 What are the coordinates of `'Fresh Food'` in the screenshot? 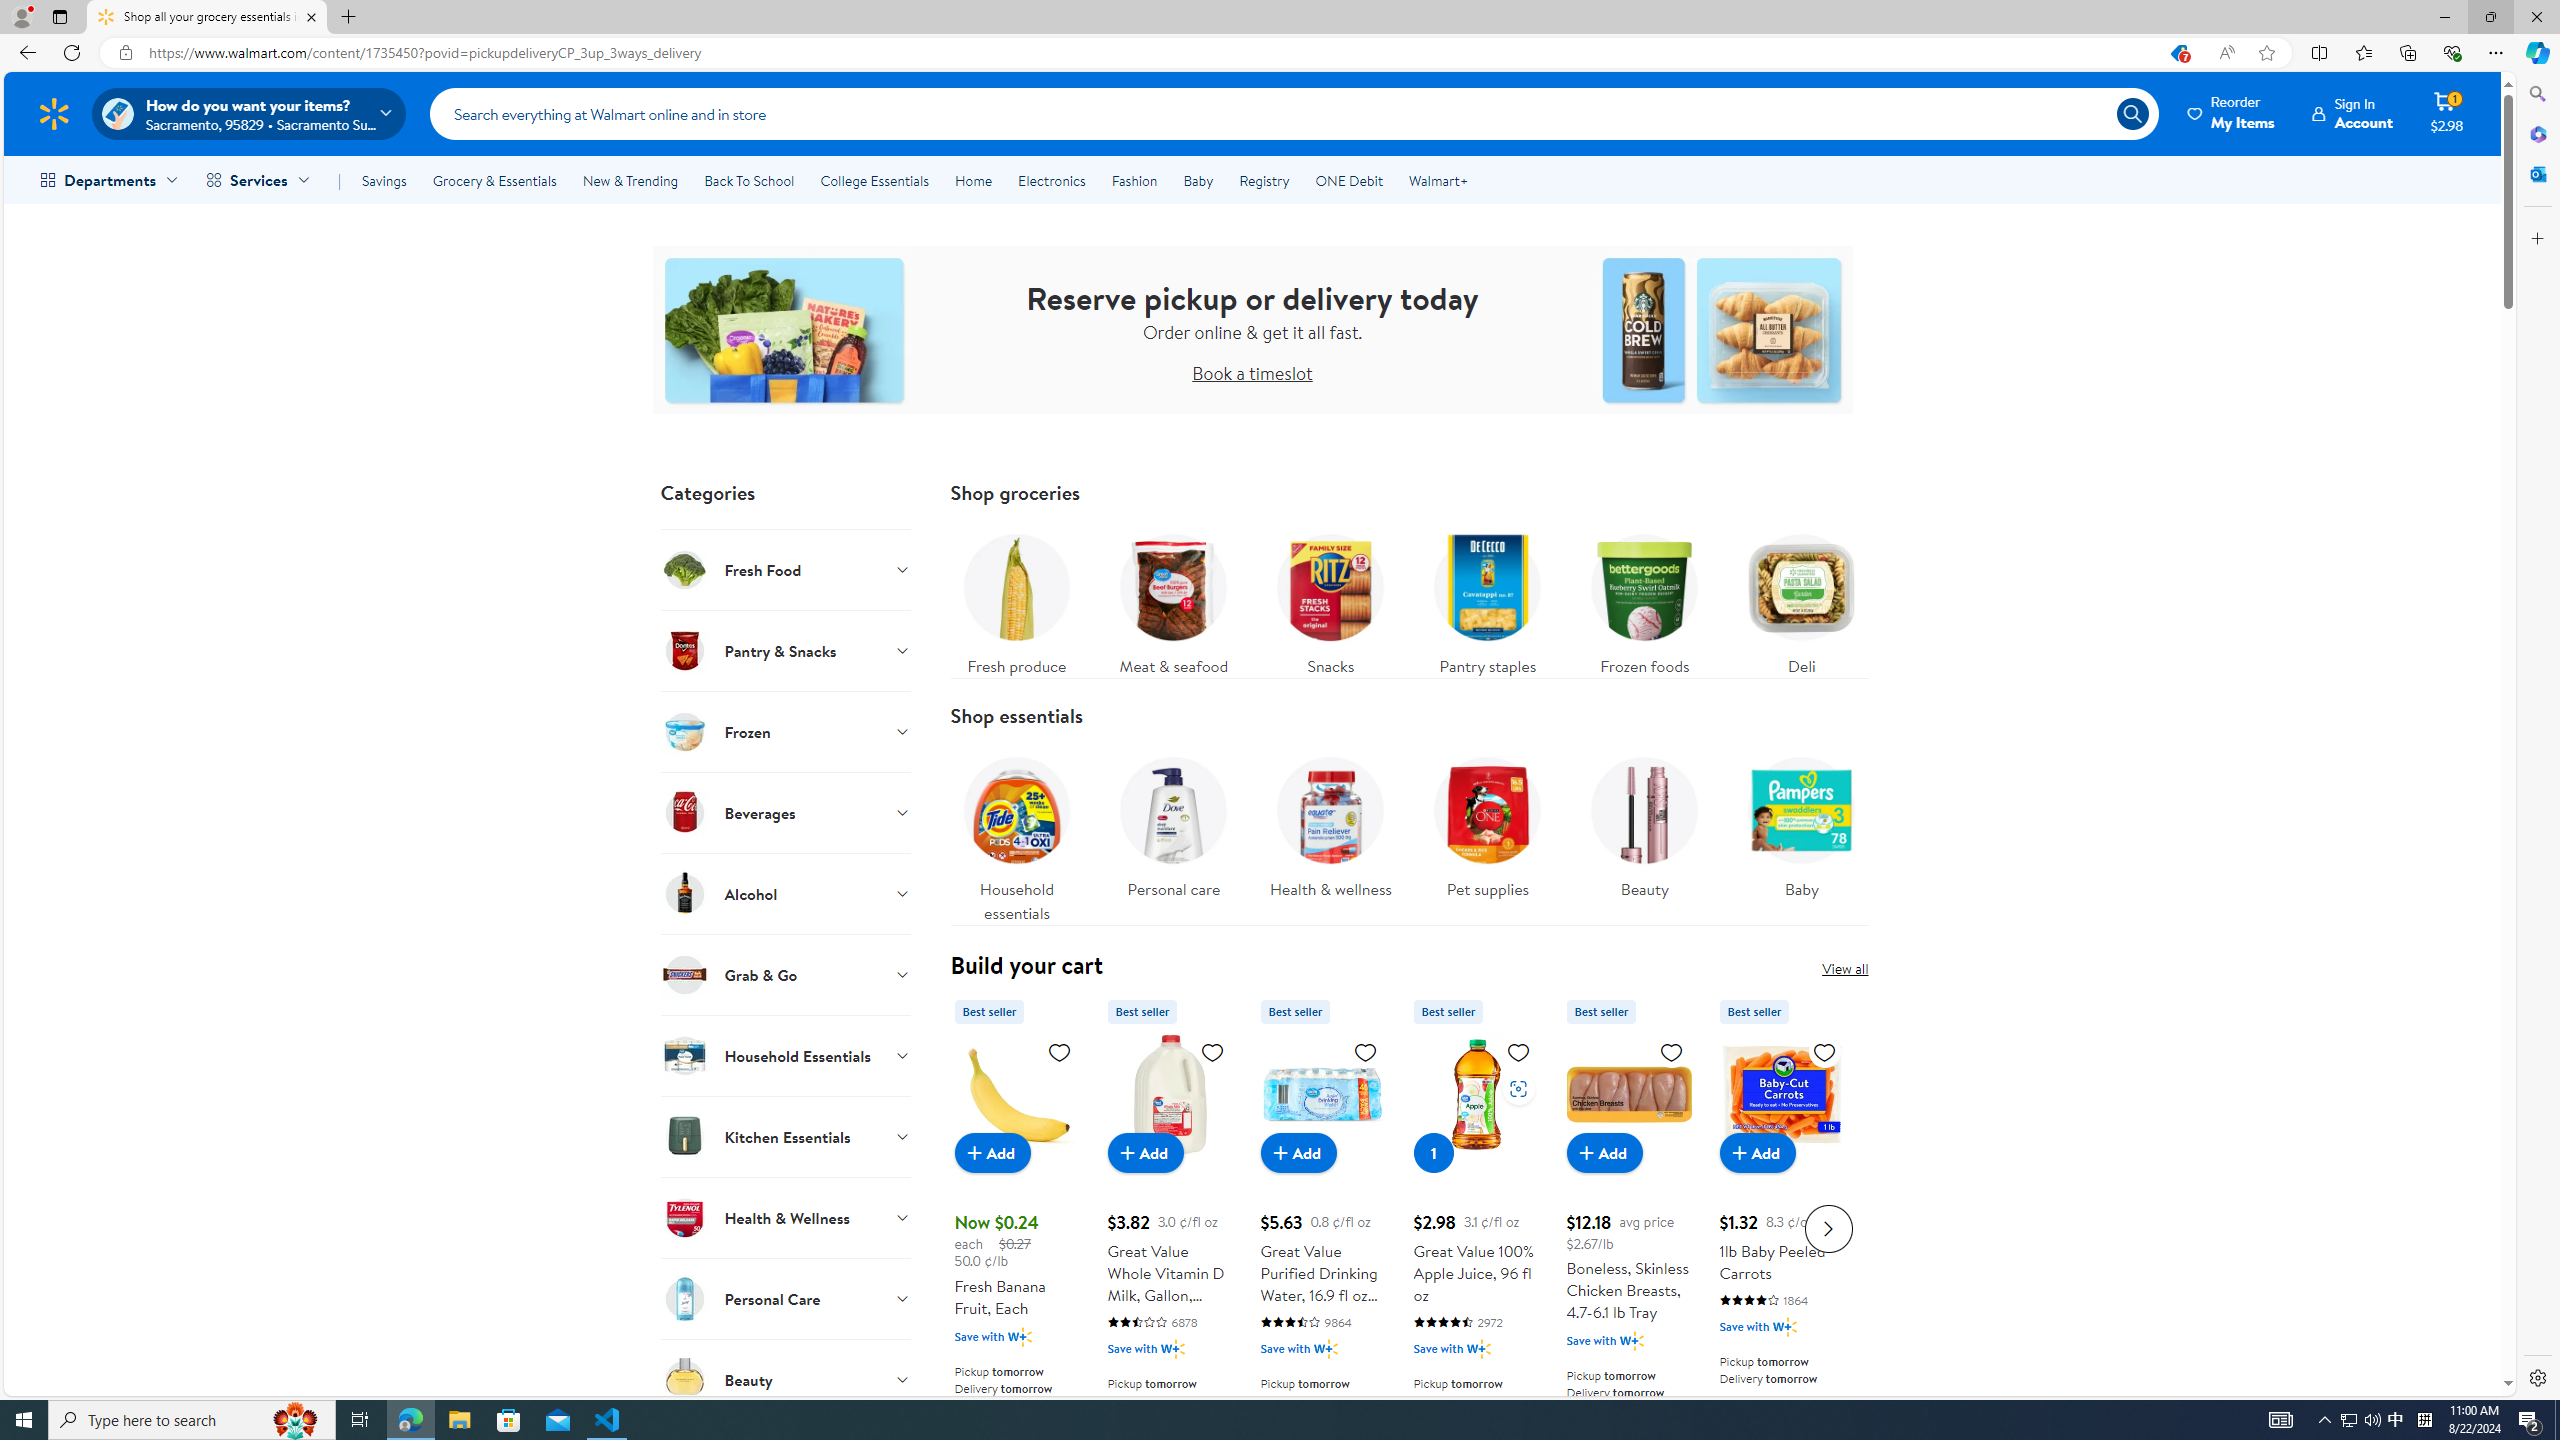 It's located at (784, 568).